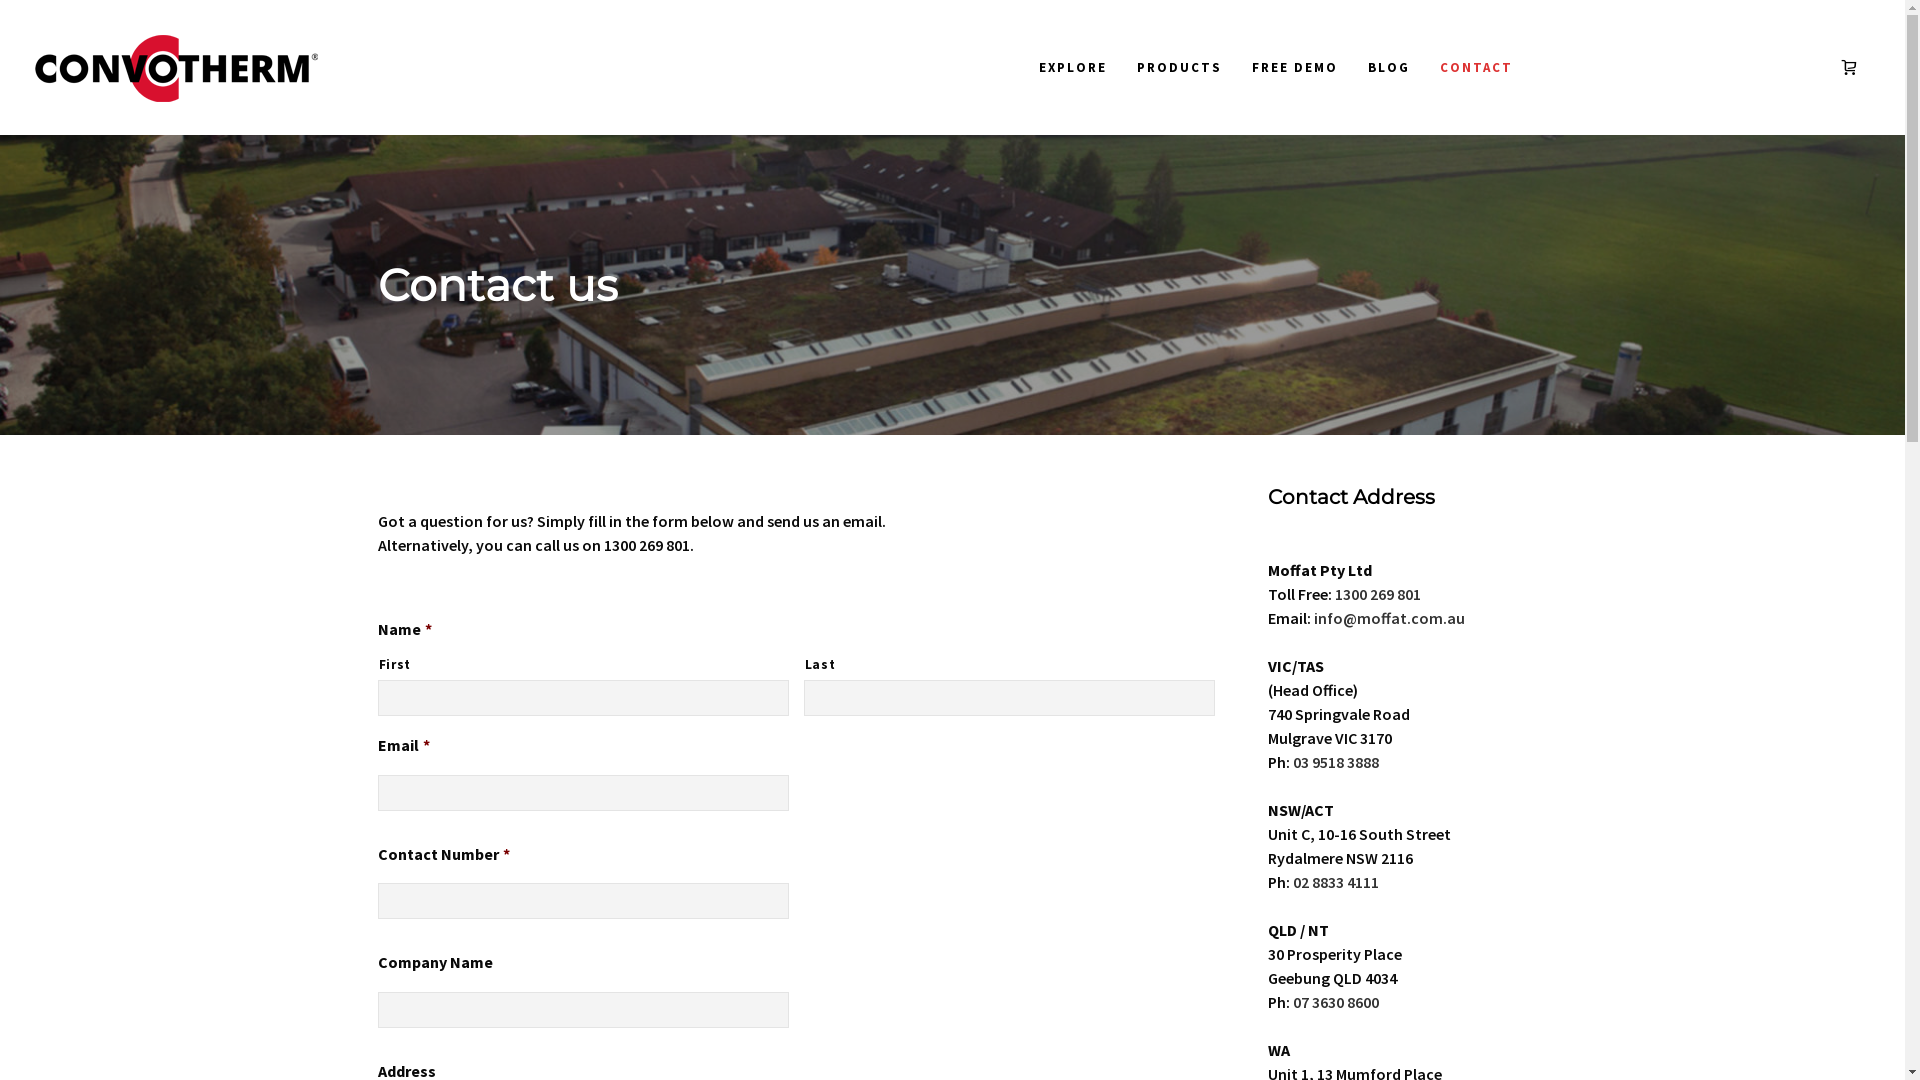 Image resolution: width=1920 pixels, height=1080 pixels. Describe the element at coordinates (1386, 66) in the screenshot. I see `'BLOG'` at that location.